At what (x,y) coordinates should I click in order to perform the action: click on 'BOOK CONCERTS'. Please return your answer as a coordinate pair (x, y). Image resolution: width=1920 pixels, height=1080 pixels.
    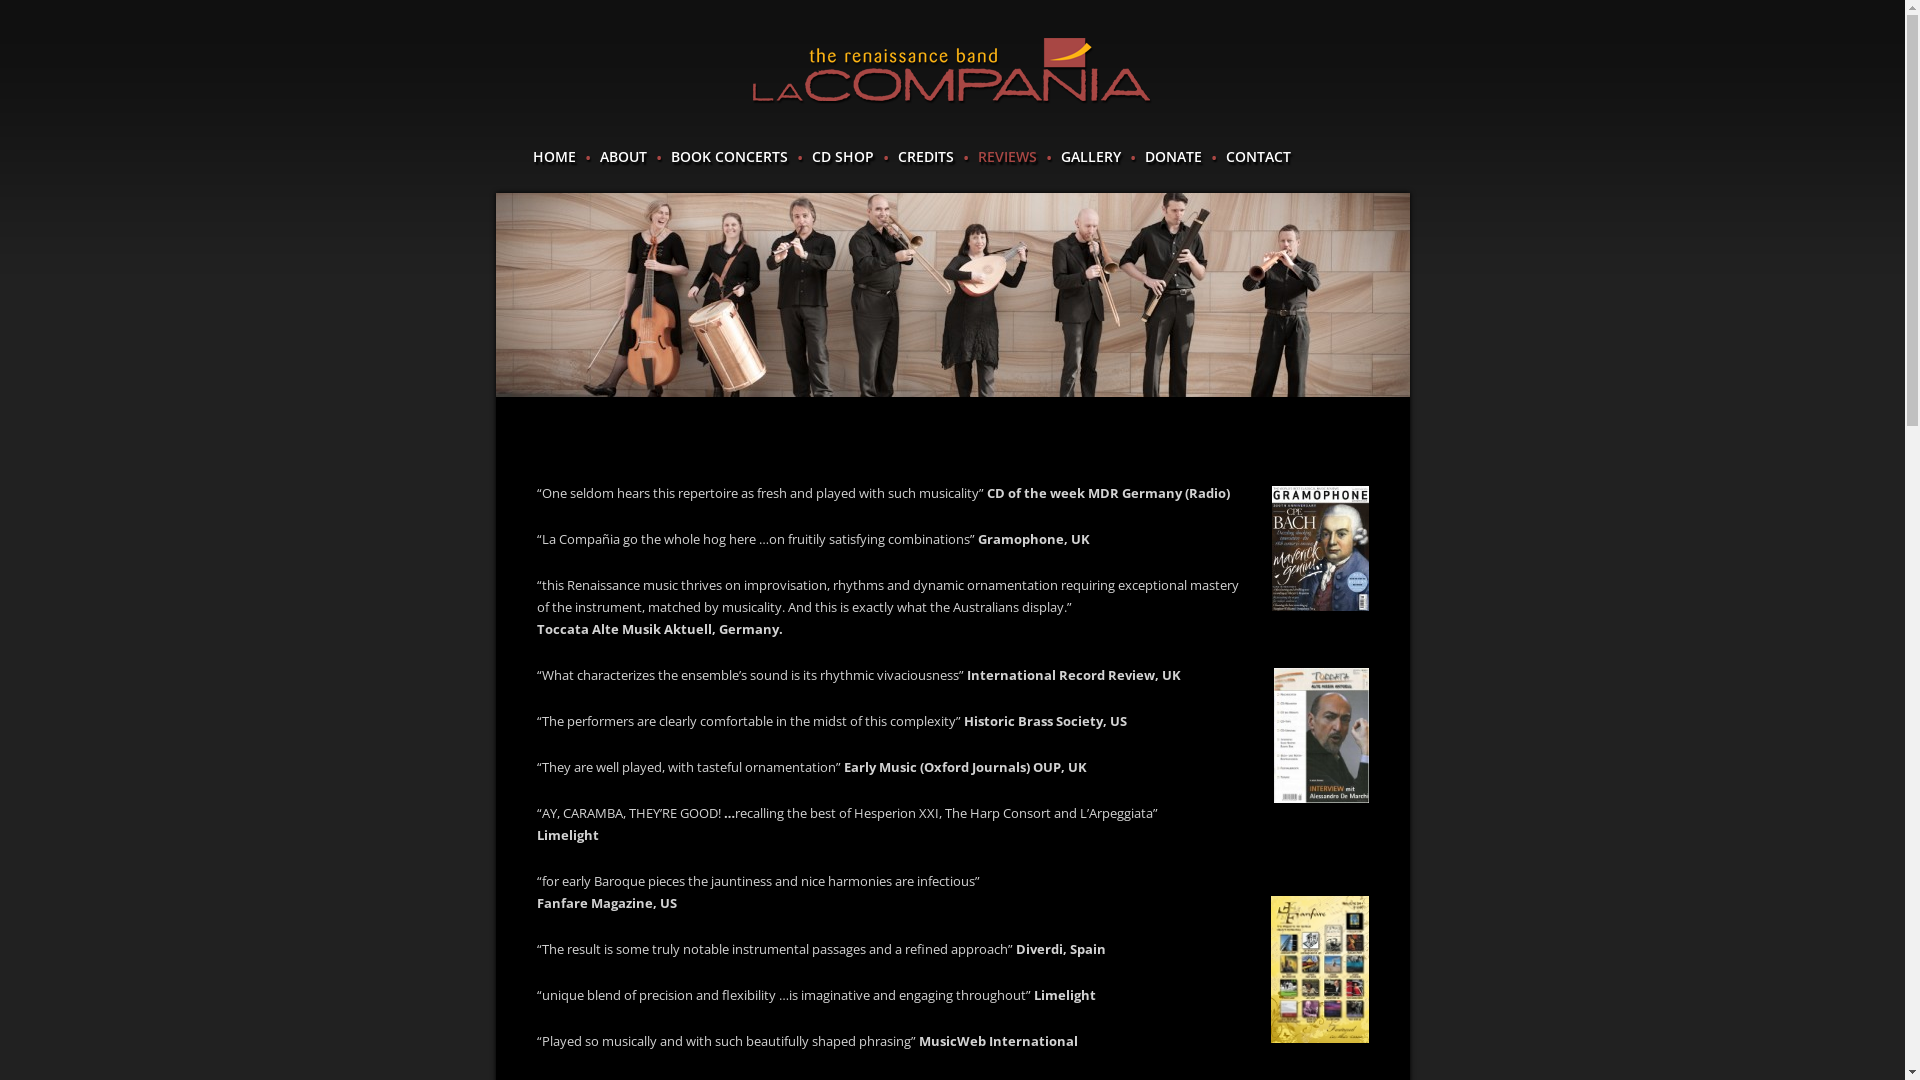
    Looking at the image, I should click on (727, 156).